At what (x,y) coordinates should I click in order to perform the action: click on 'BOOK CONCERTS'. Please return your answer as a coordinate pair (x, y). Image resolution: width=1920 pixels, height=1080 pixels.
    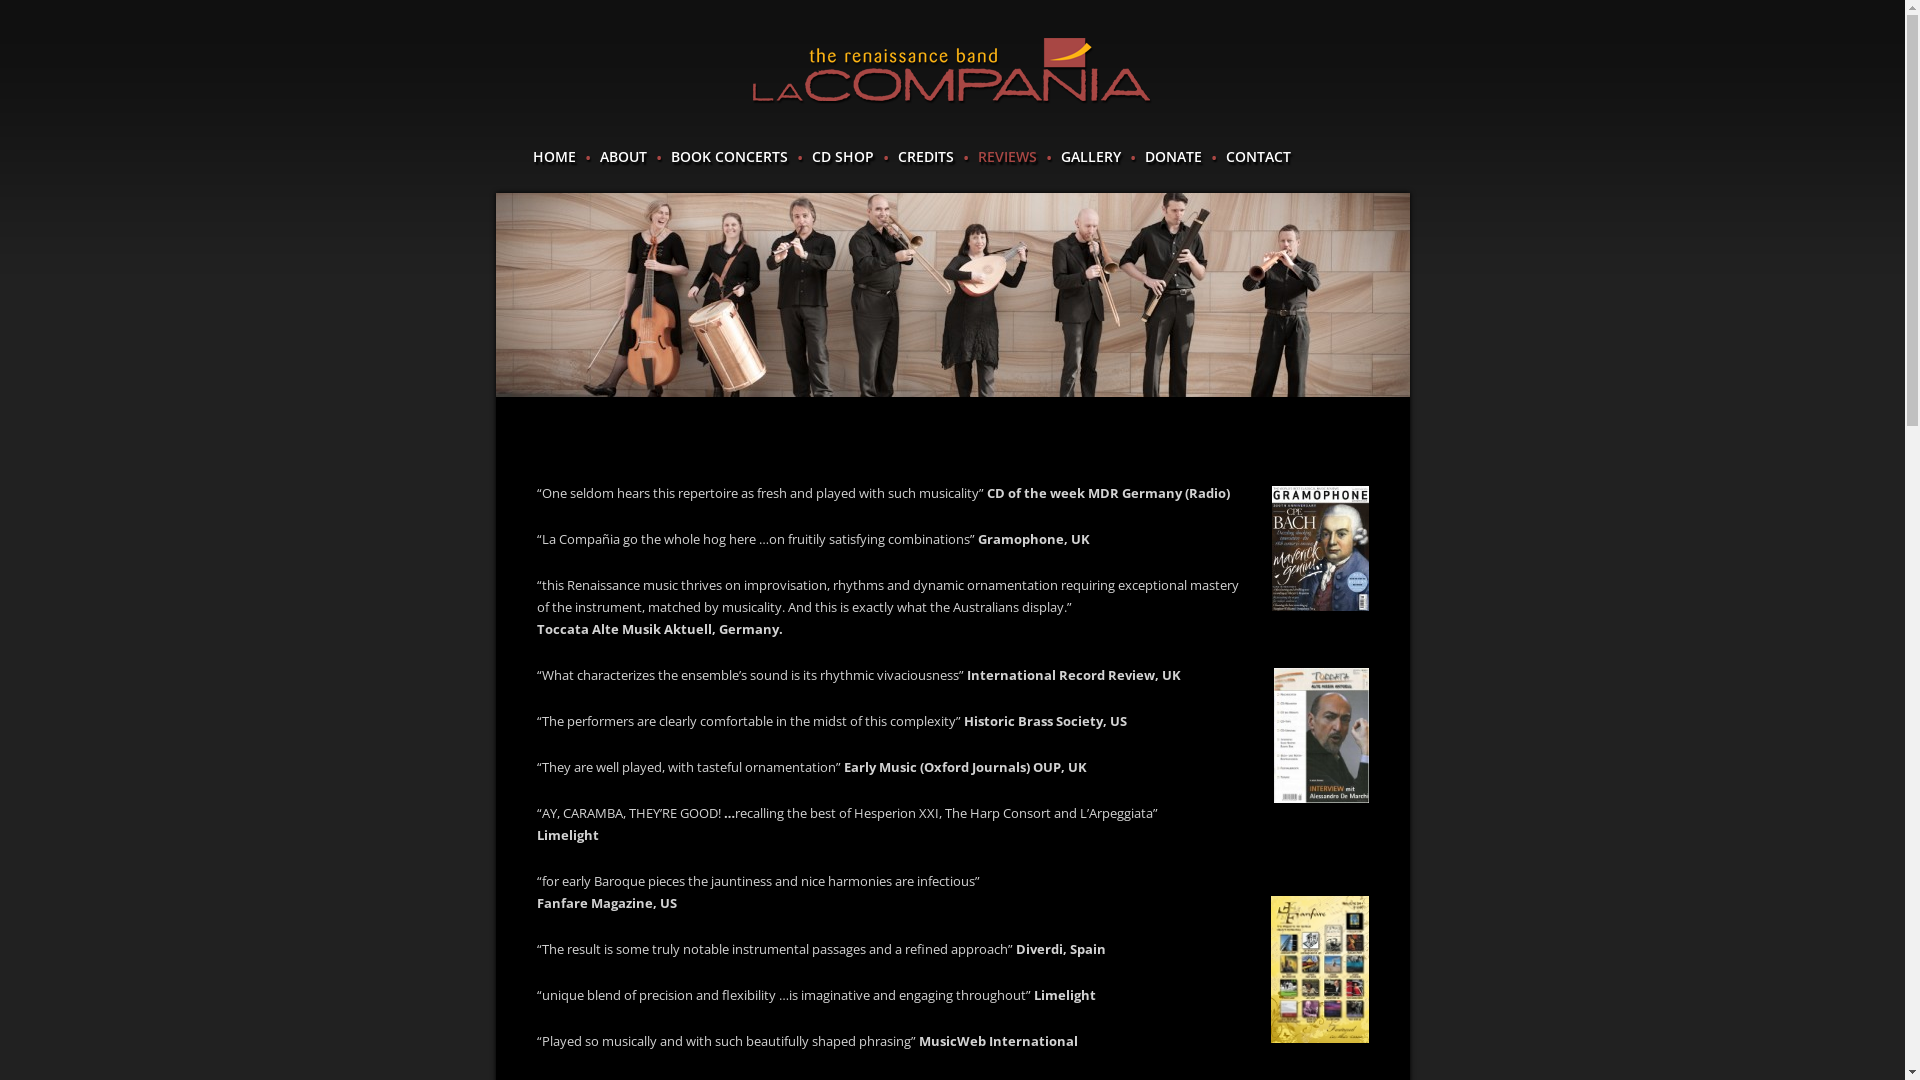
    Looking at the image, I should click on (727, 156).